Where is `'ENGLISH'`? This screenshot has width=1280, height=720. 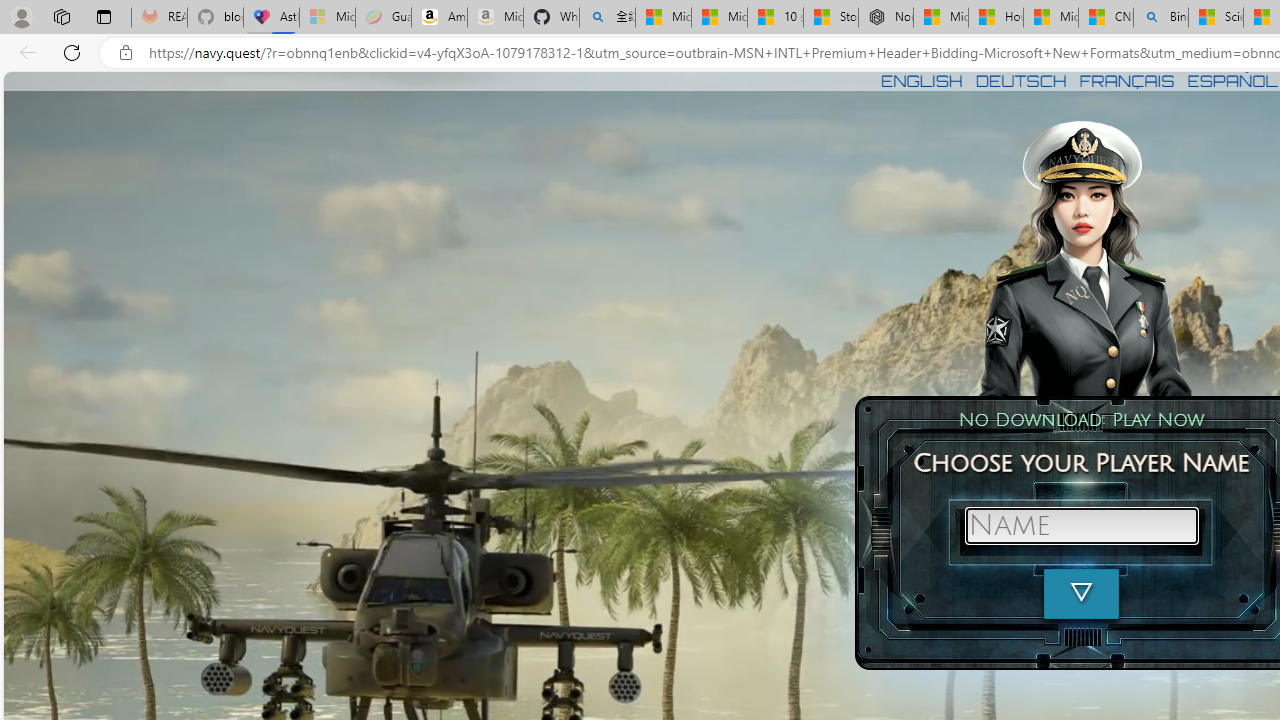 'ENGLISH' is located at coordinates (920, 80).